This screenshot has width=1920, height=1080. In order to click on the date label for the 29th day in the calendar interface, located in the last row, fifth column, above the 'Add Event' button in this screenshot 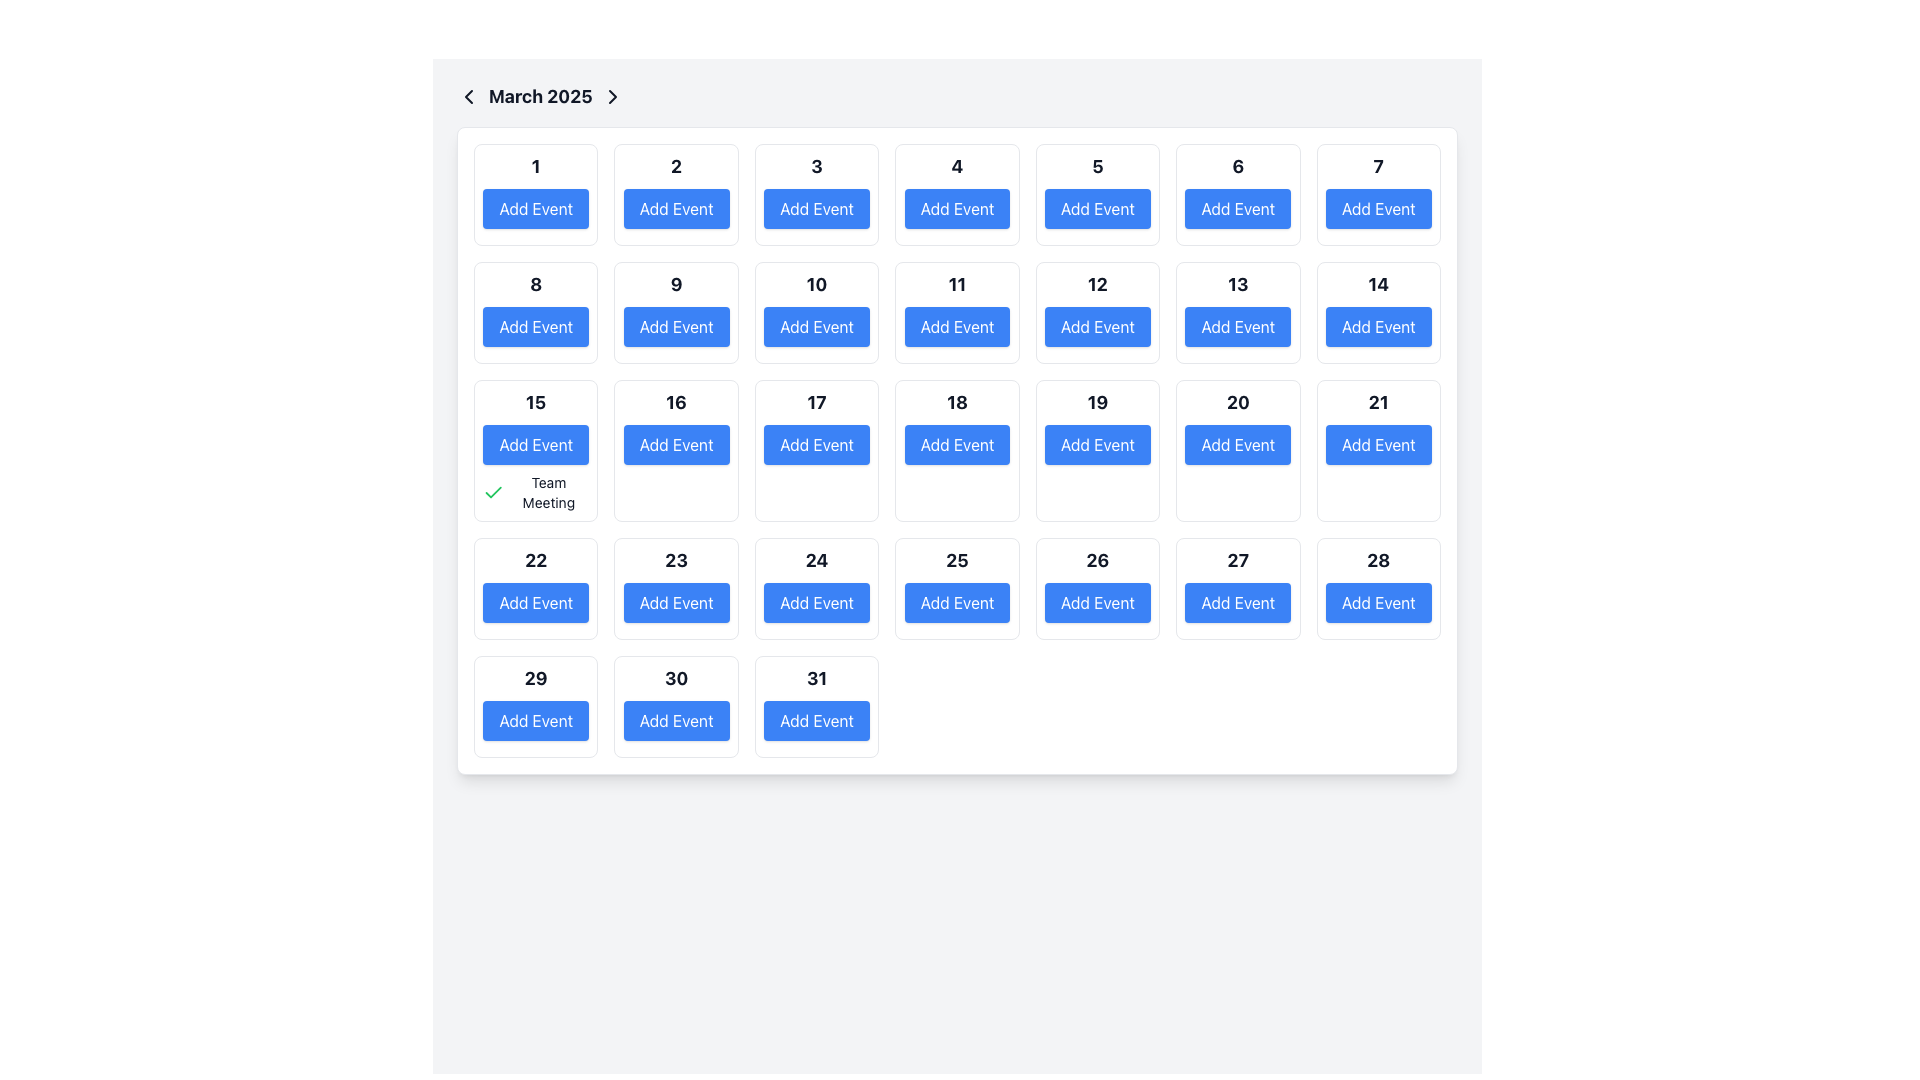, I will do `click(536, 677)`.